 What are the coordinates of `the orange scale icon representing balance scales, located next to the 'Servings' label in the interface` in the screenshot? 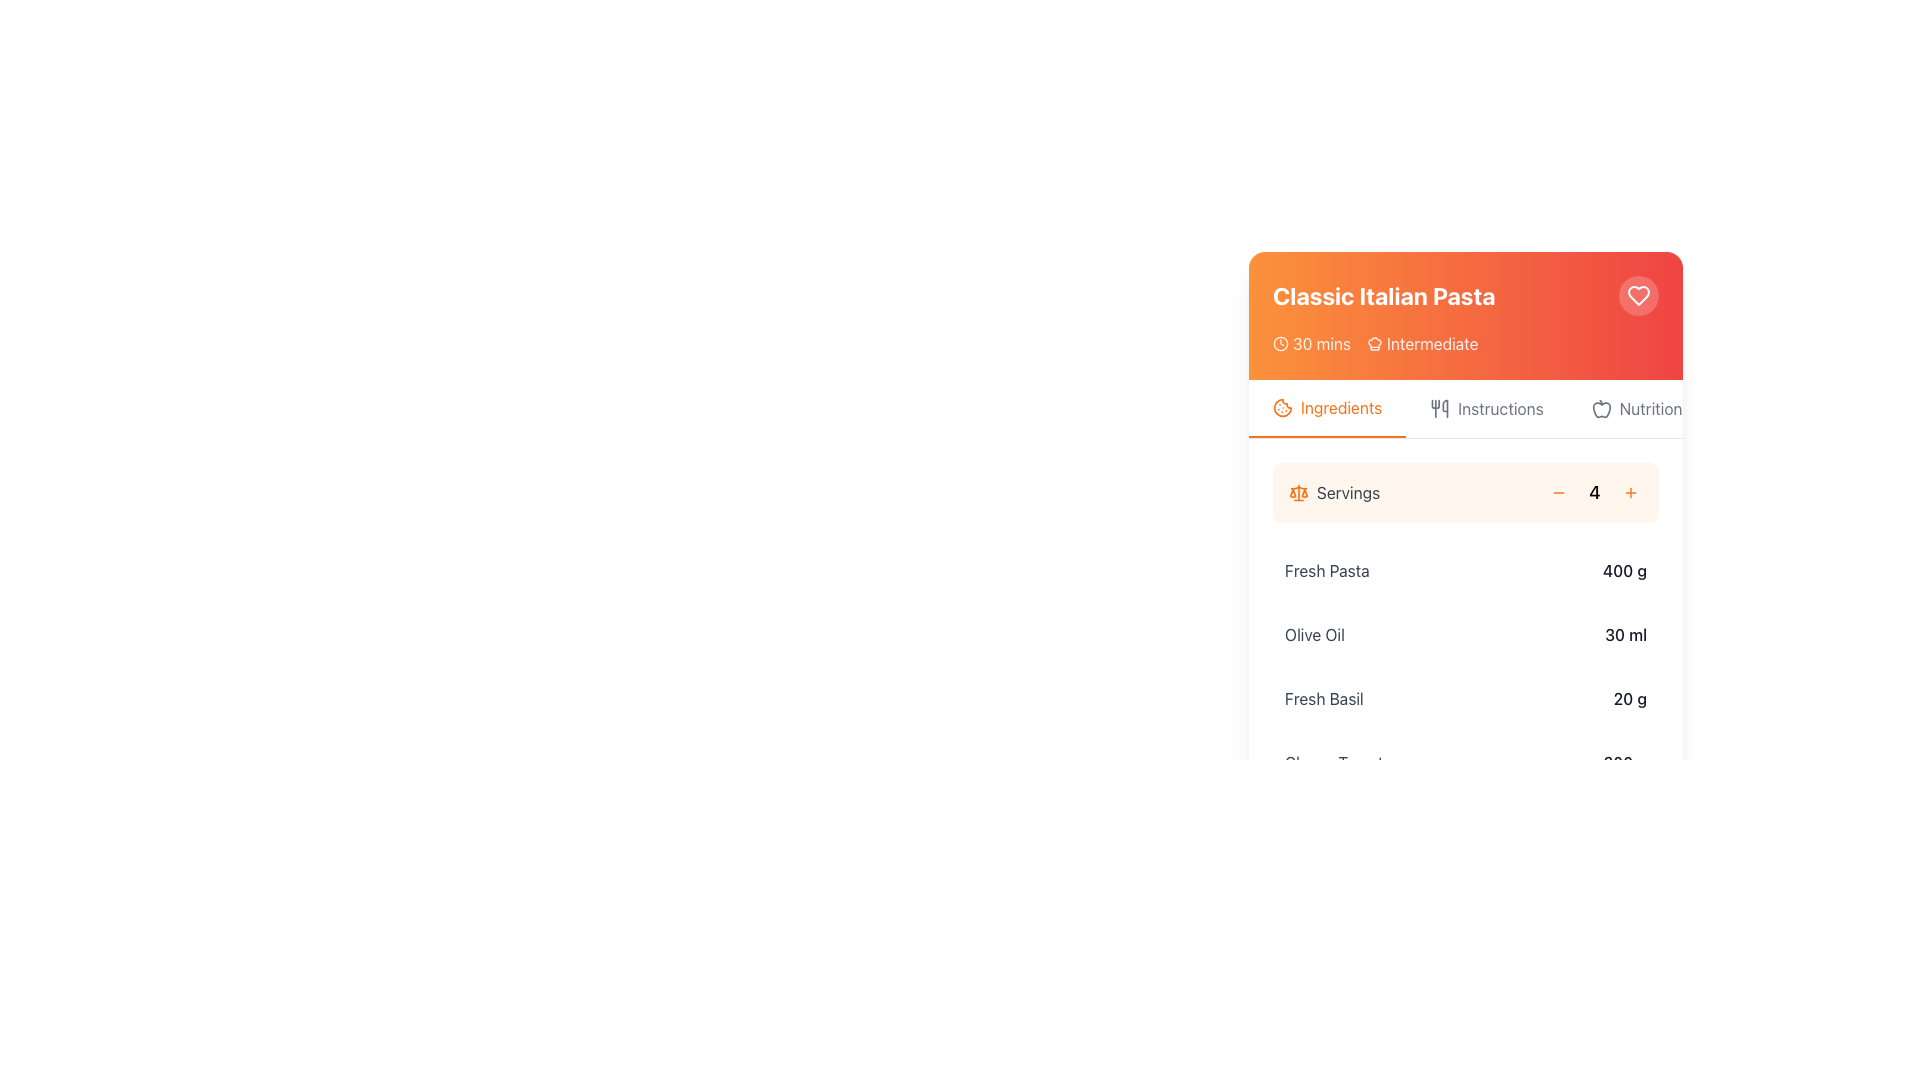 It's located at (1299, 493).